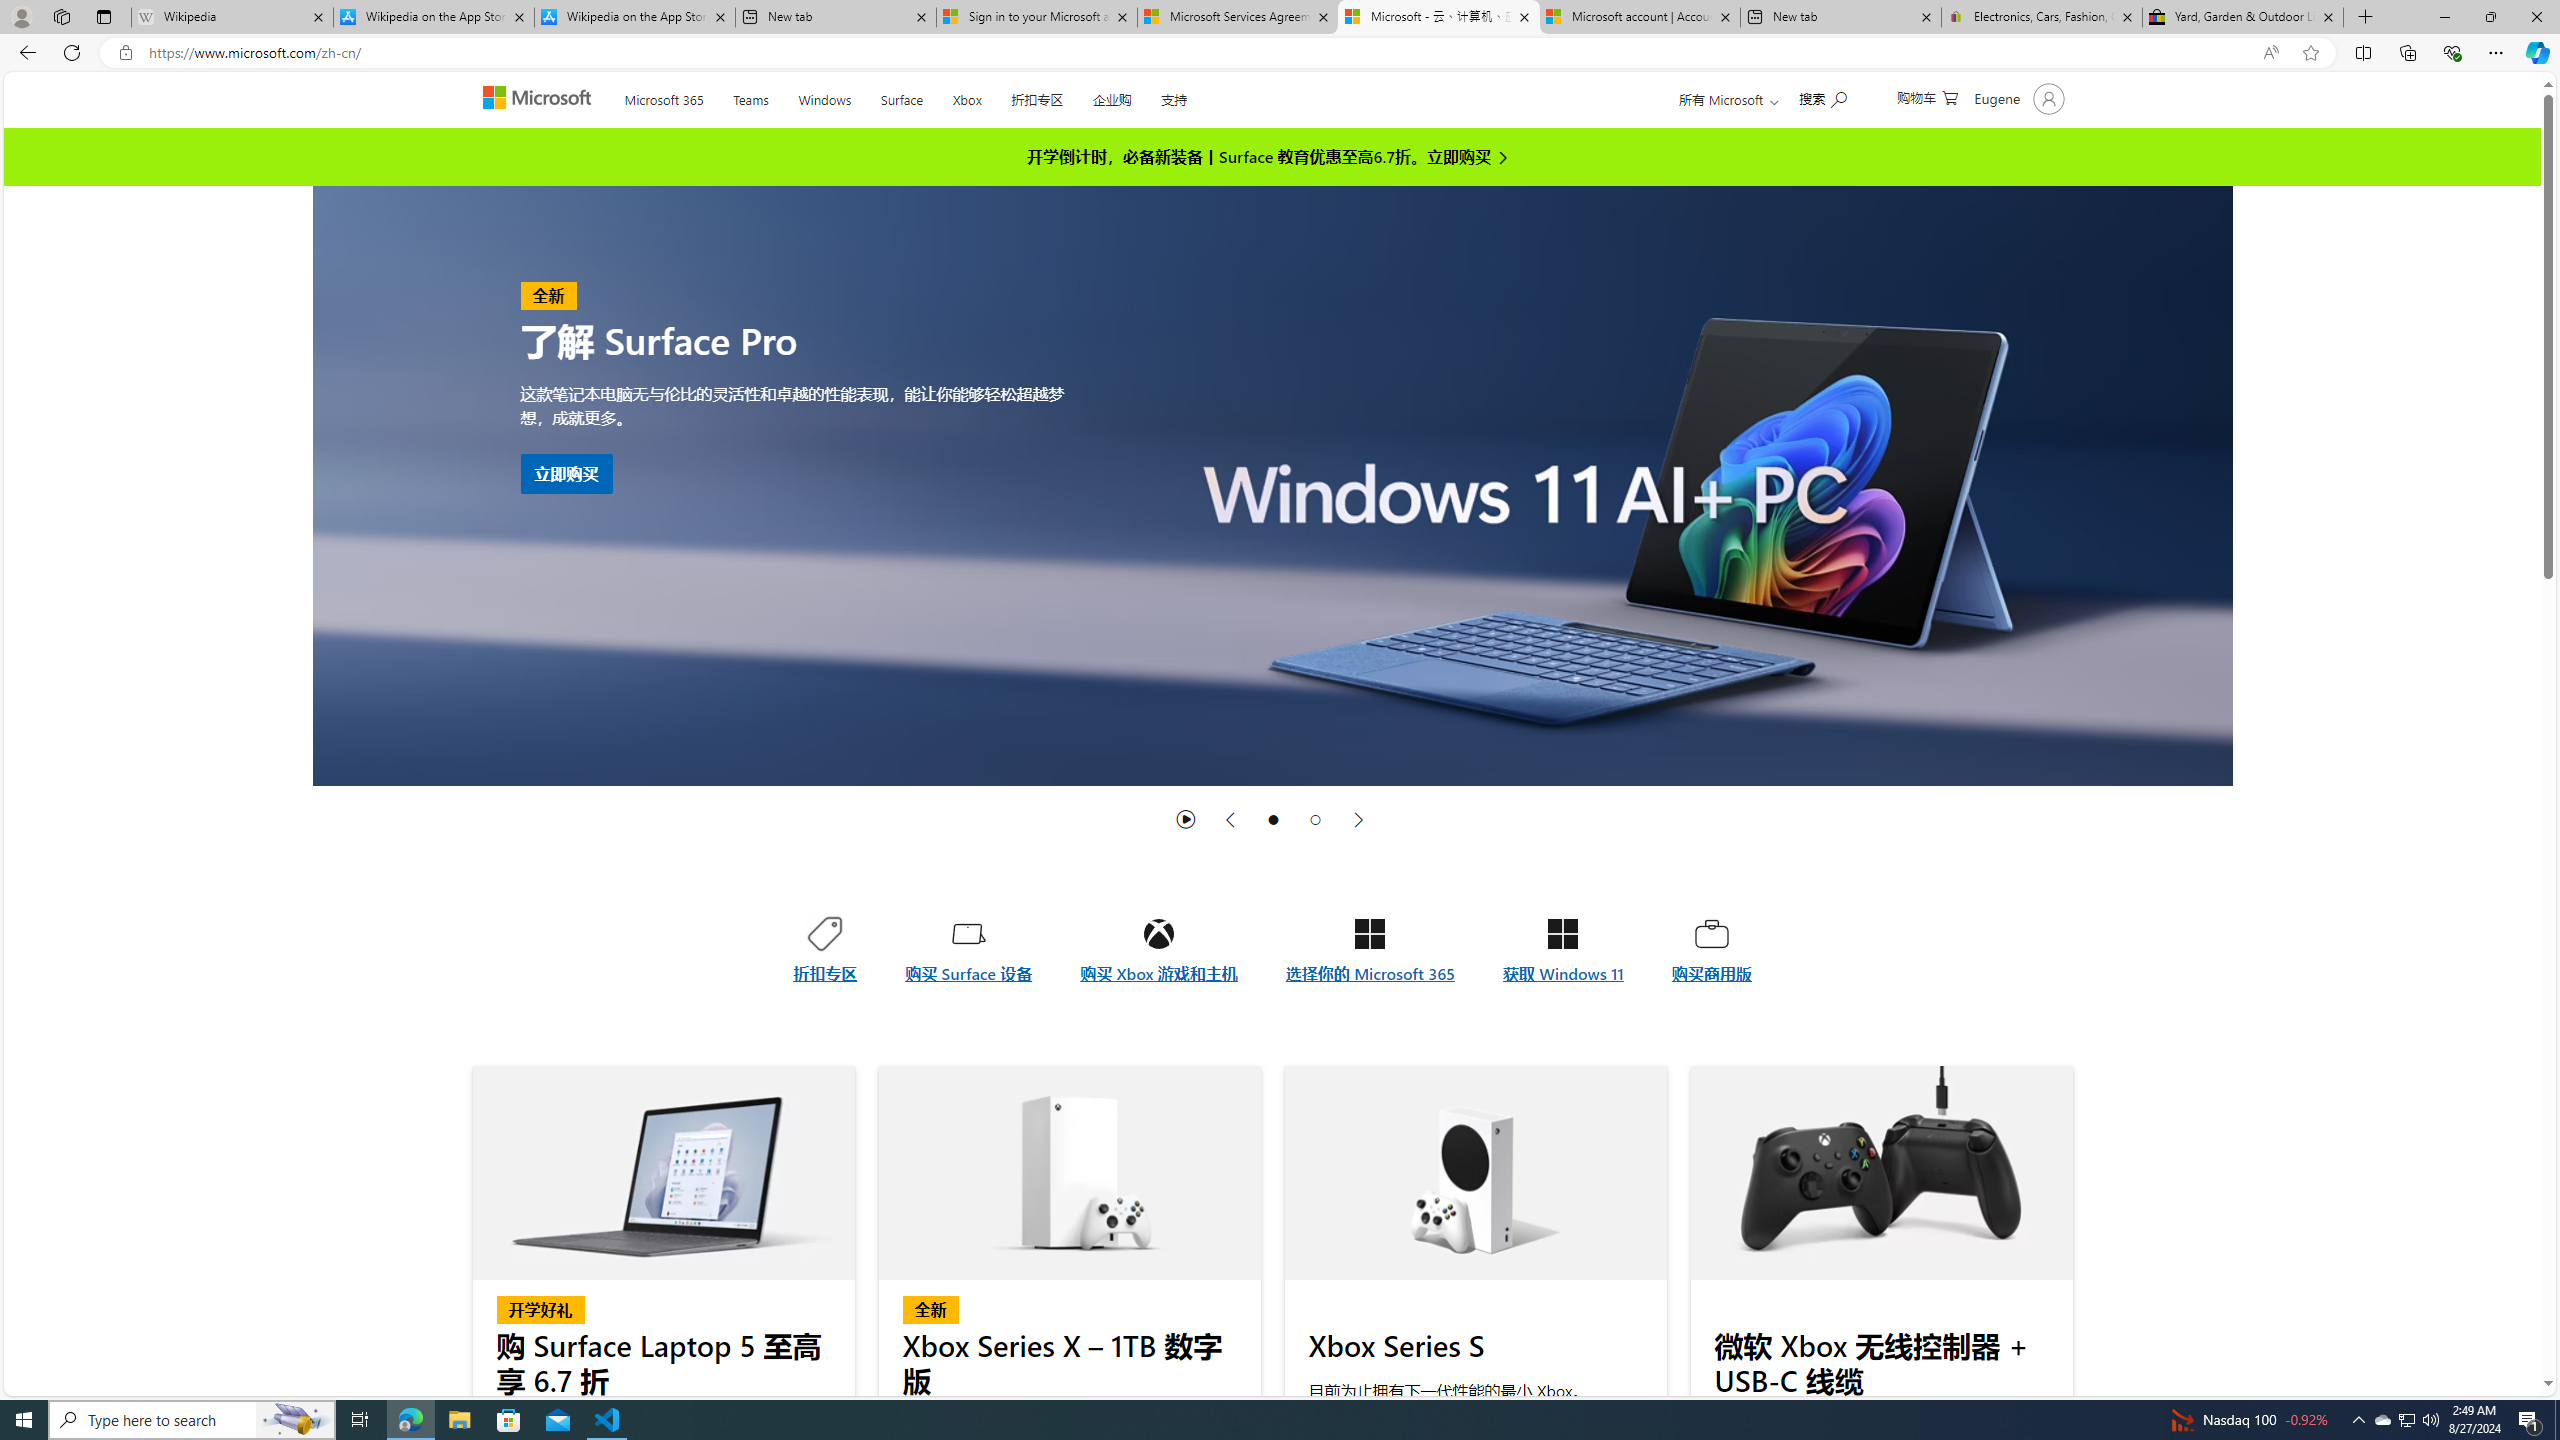 Image resolution: width=2560 pixels, height=1440 pixels. Describe the element at coordinates (966, 96) in the screenshot. I see `'Xbox'` at that location.